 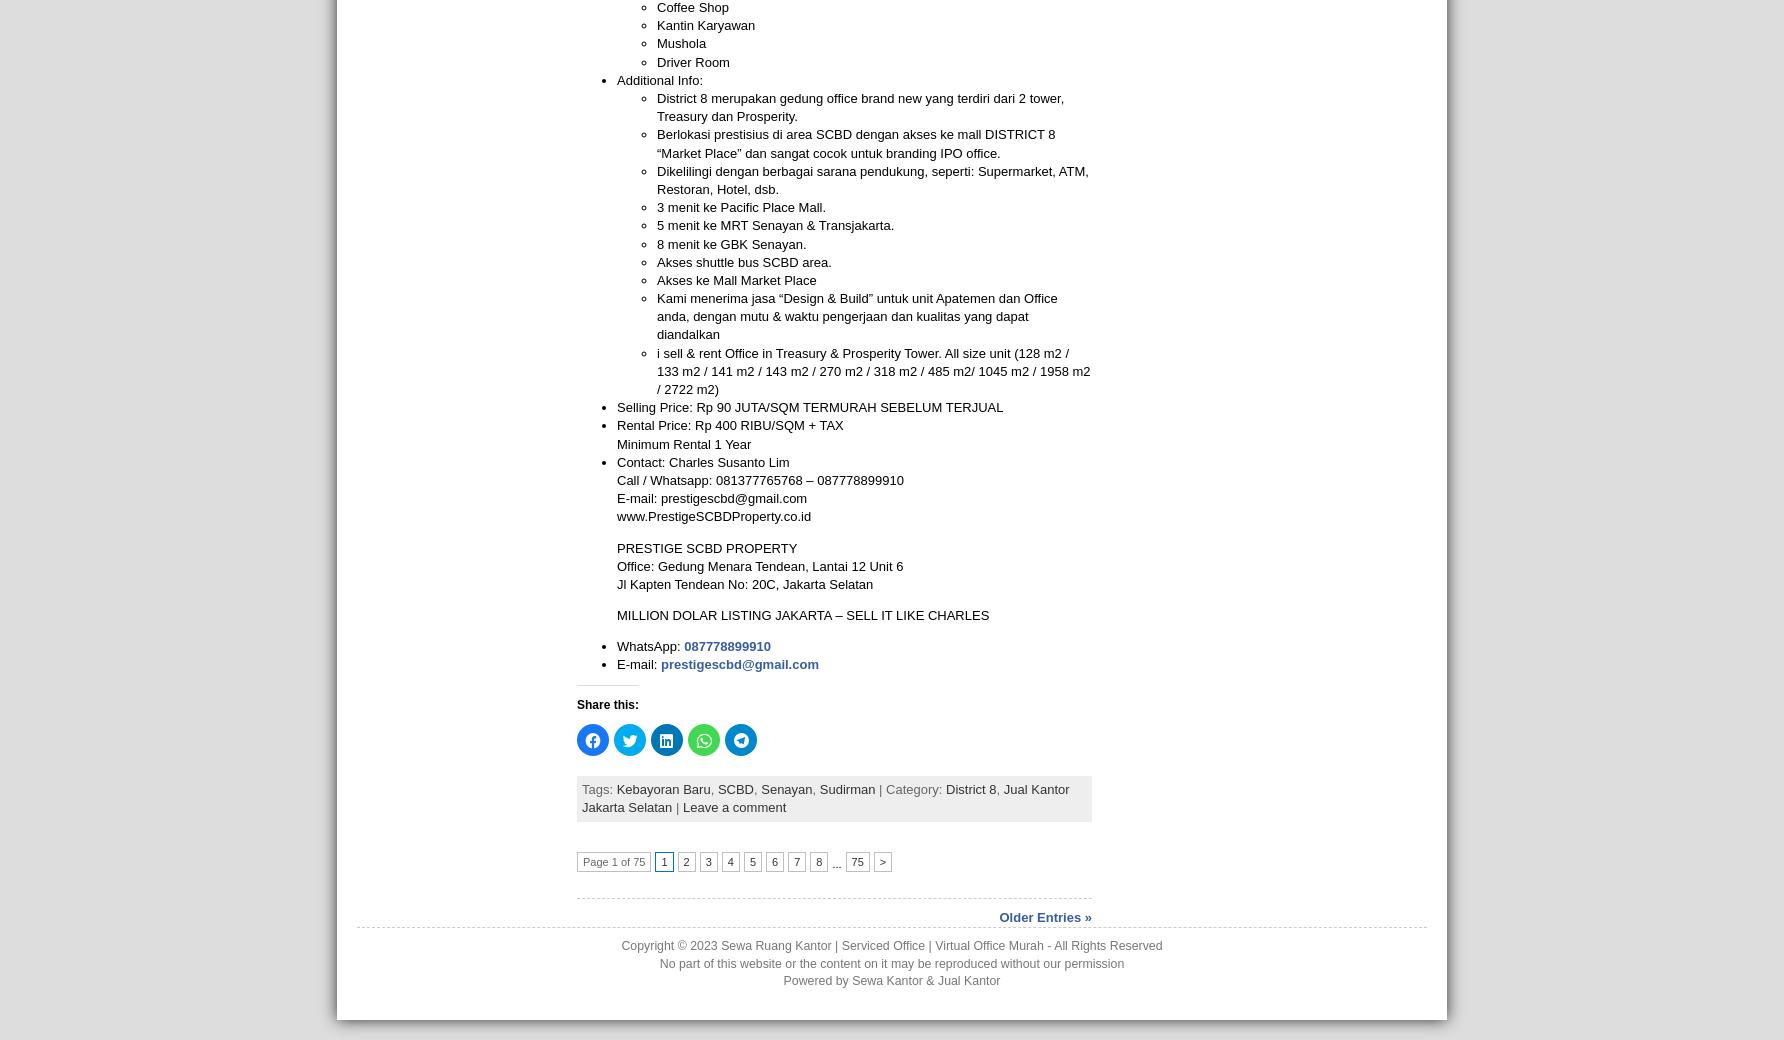 I want to click on 'Call / Whatsapp: 081377765768 – 087778899910', so click(x=759, y=479).